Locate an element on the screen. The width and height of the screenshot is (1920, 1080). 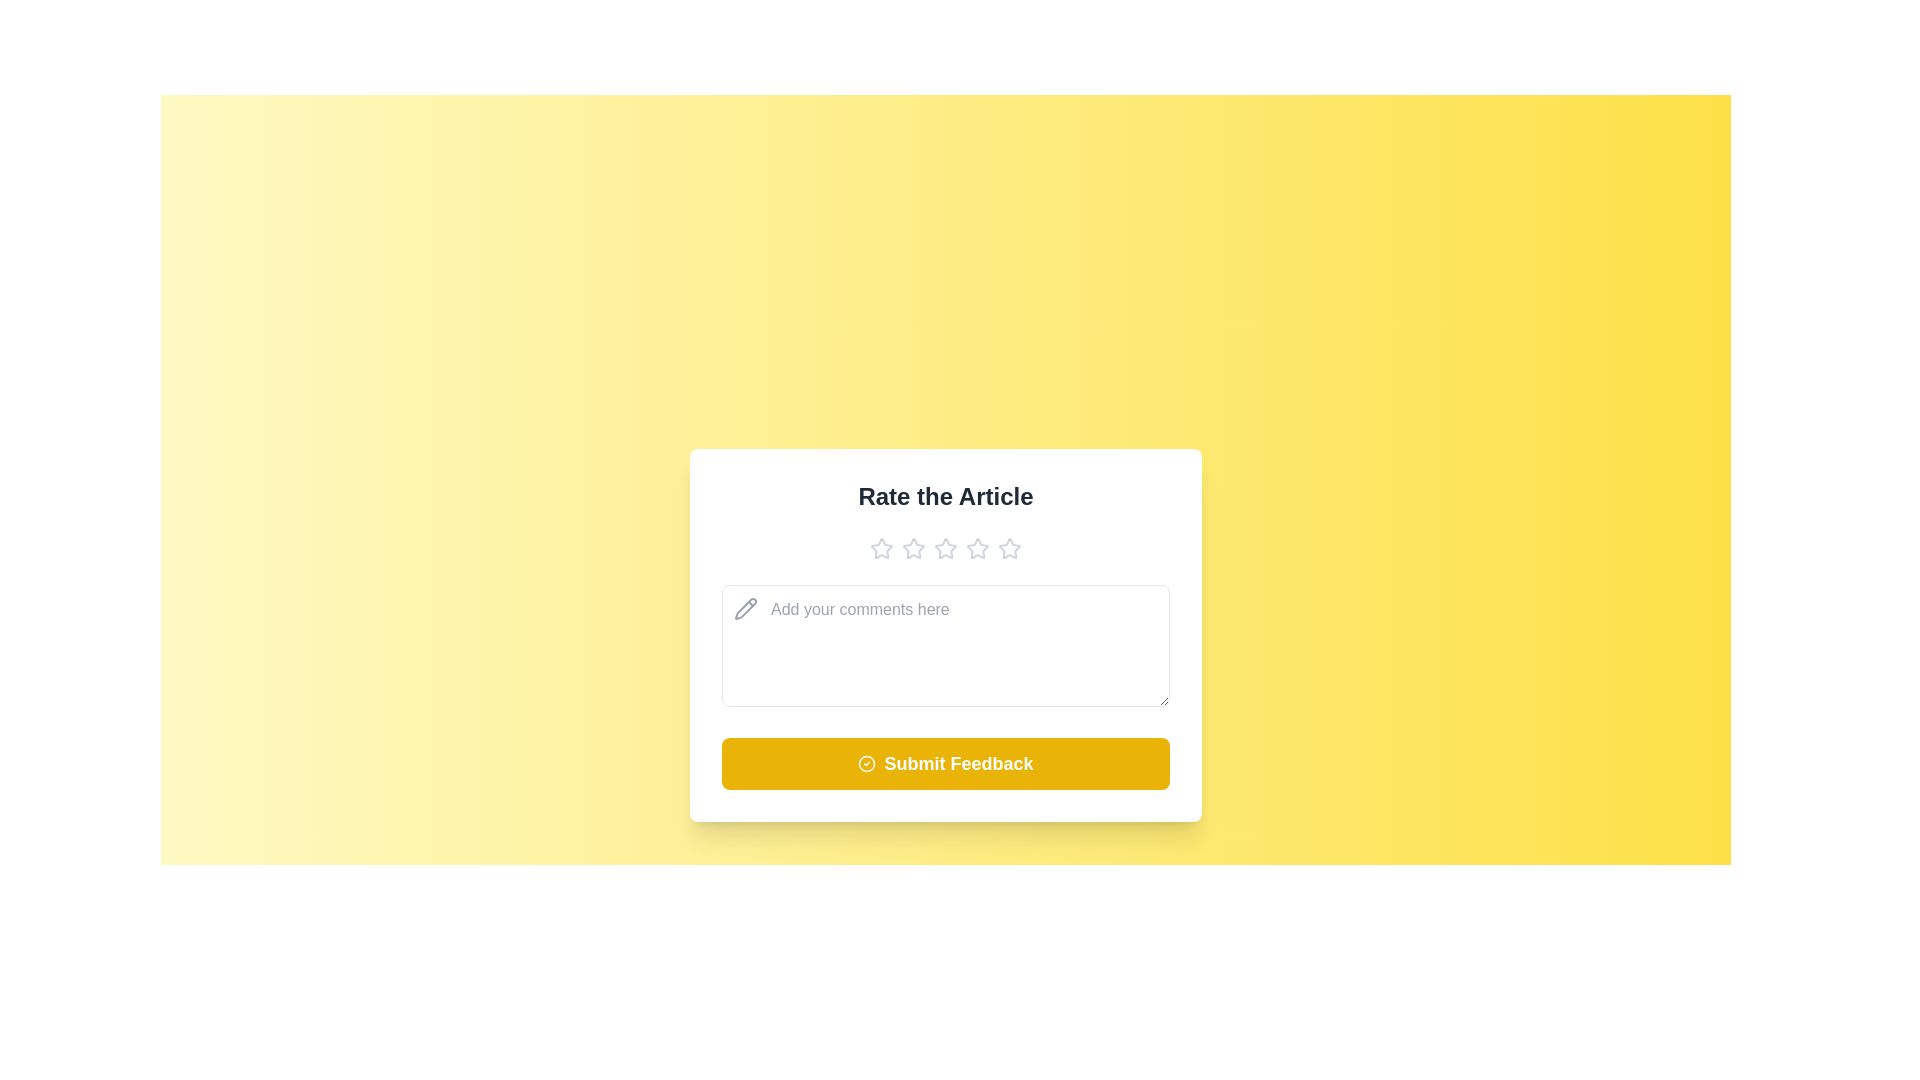
the bold text node displaying 'Submit Feedback' which is centrally aligned within a prominent yellow button at the bottom of the feedback form is located at coordinates (958, 763).